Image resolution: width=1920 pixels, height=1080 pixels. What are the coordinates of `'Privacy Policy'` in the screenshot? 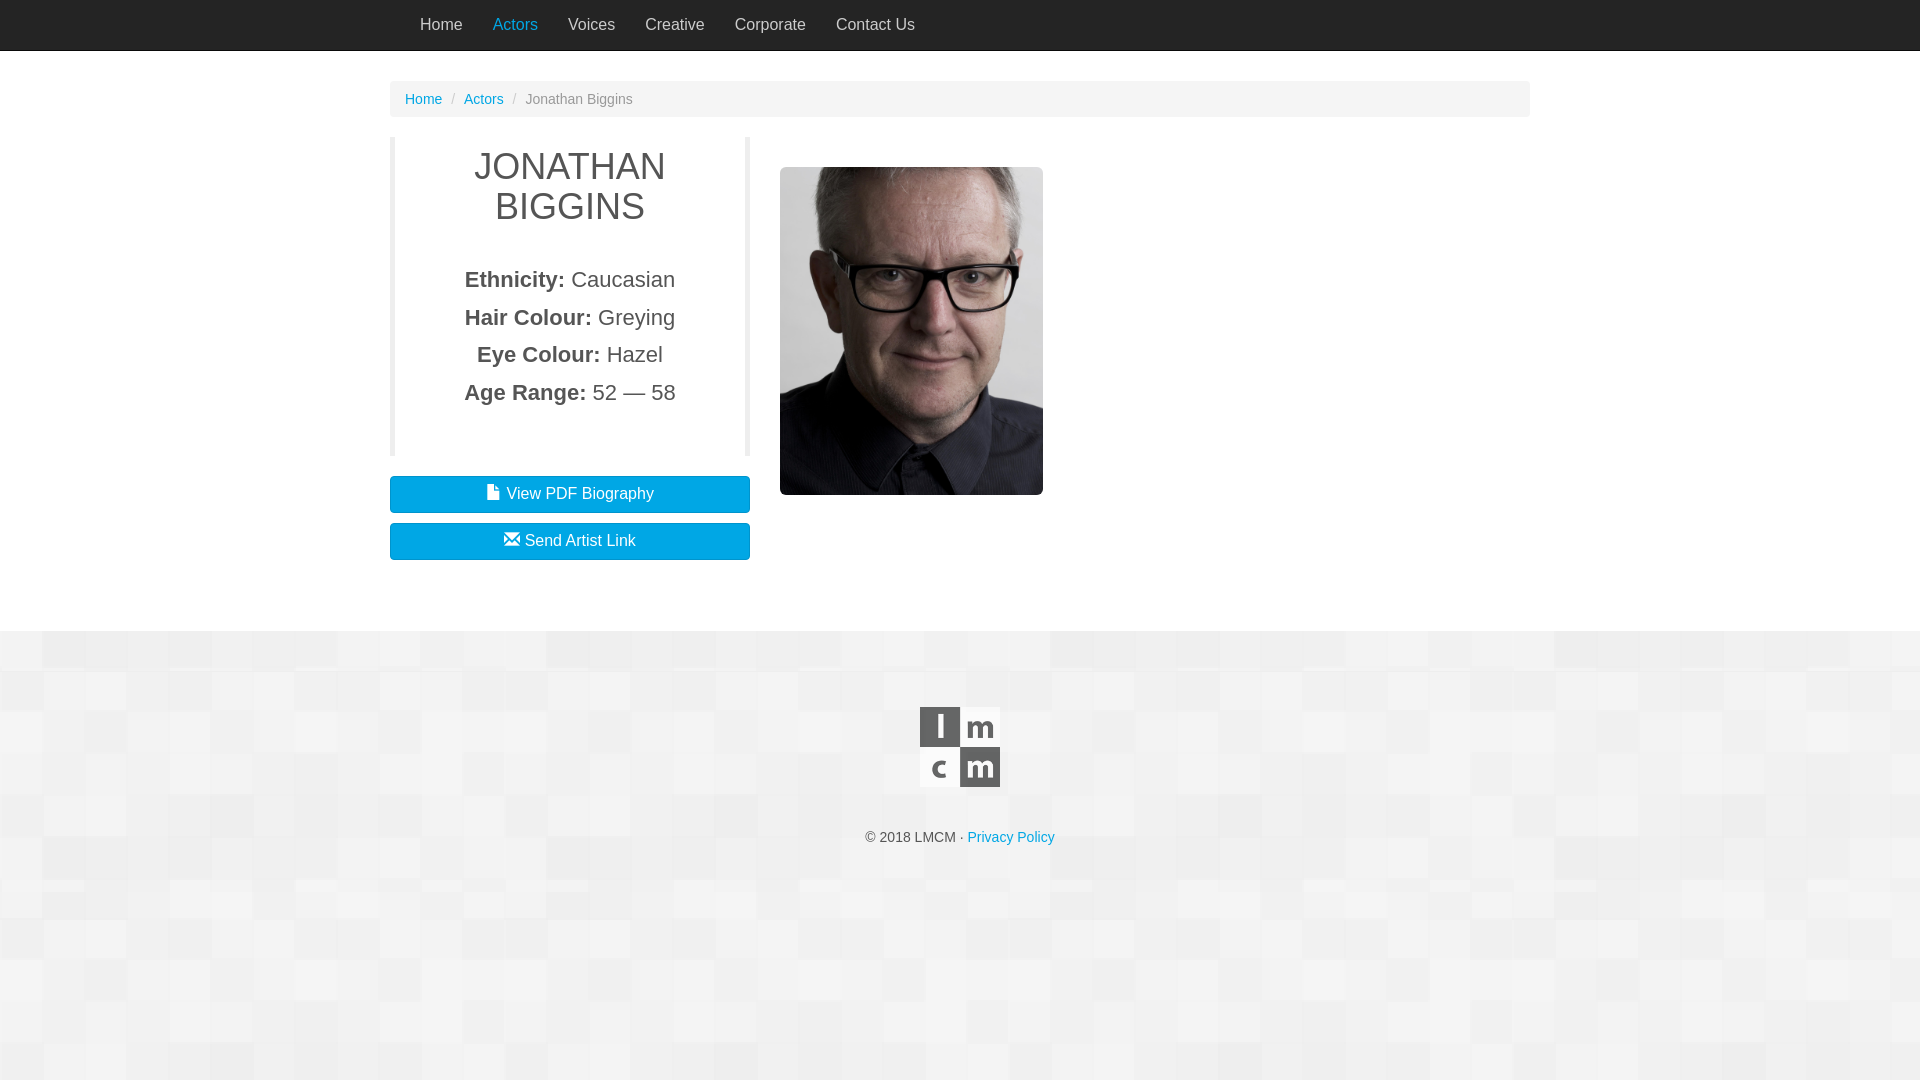 It's located at (1011, 837).